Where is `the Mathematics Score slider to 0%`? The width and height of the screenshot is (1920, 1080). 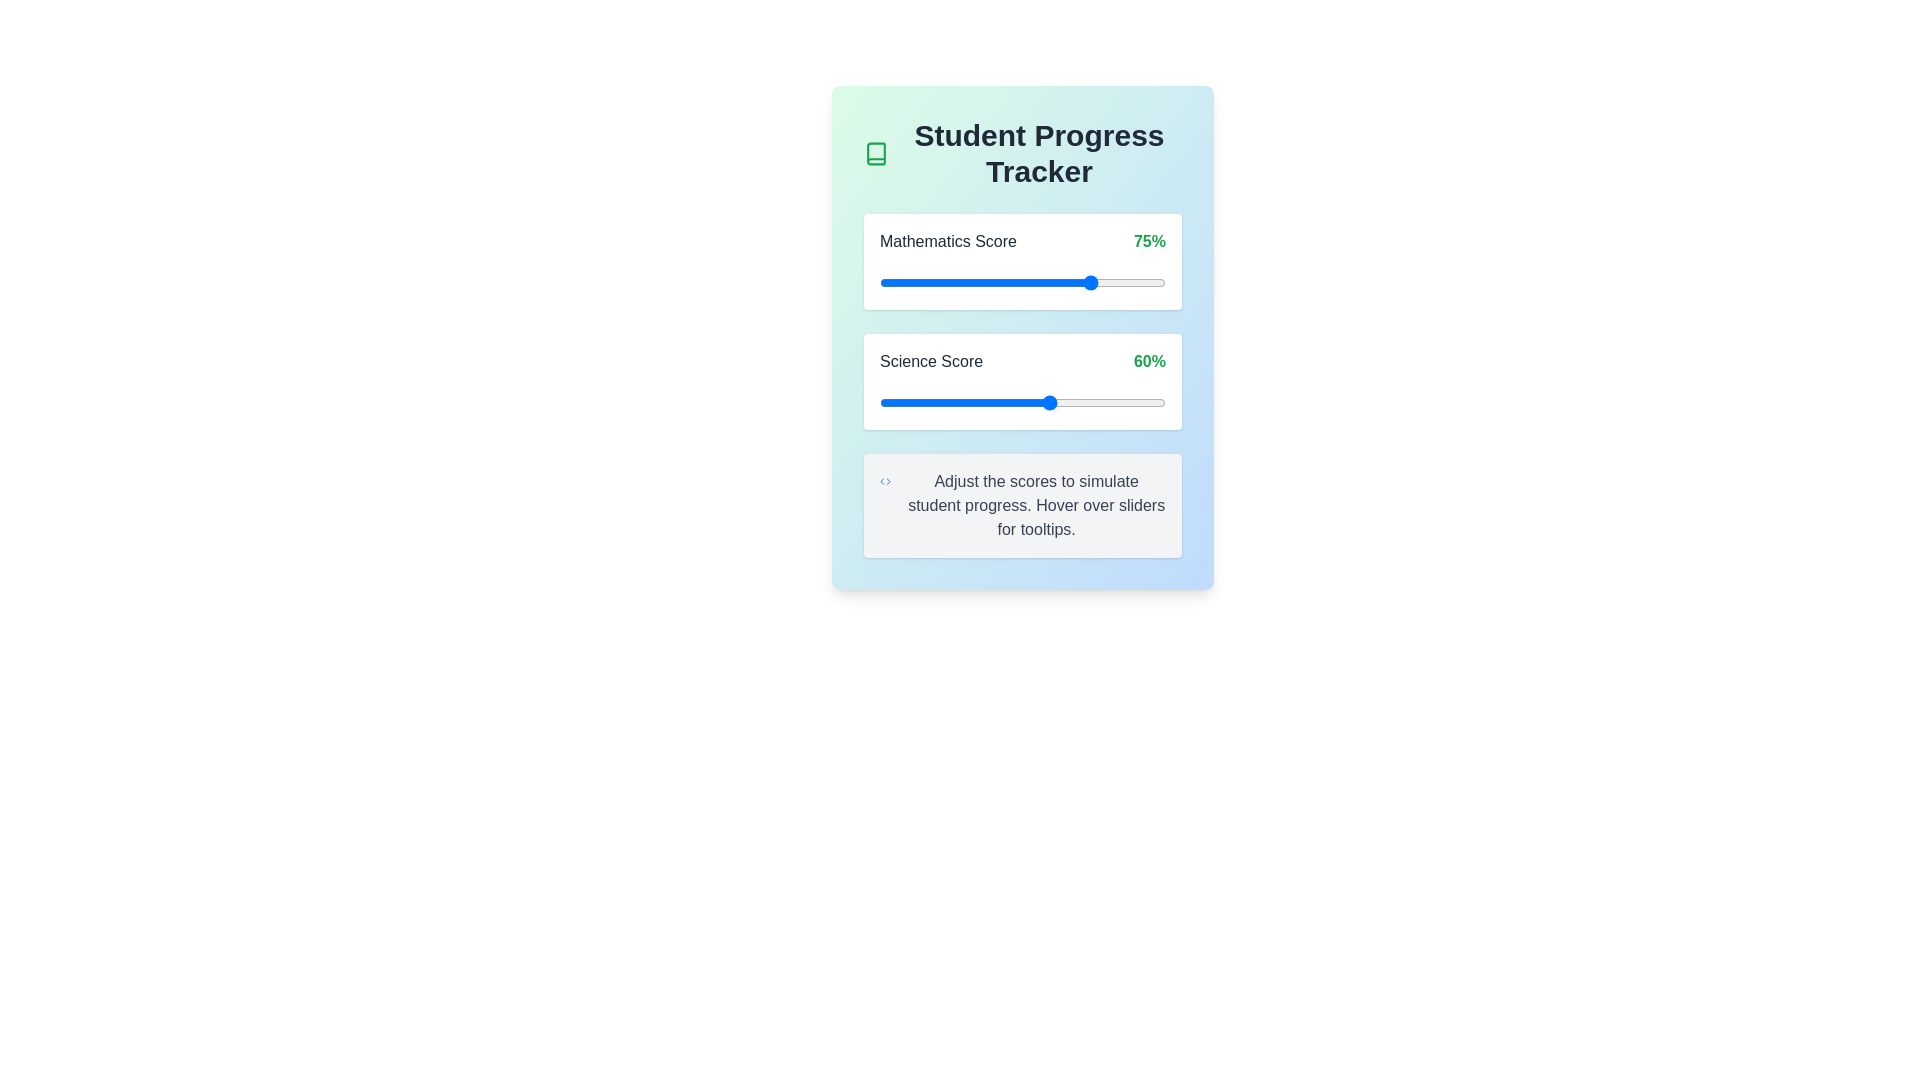 the Mathematics Score slider to 0% is located at coordinates (879, 282).